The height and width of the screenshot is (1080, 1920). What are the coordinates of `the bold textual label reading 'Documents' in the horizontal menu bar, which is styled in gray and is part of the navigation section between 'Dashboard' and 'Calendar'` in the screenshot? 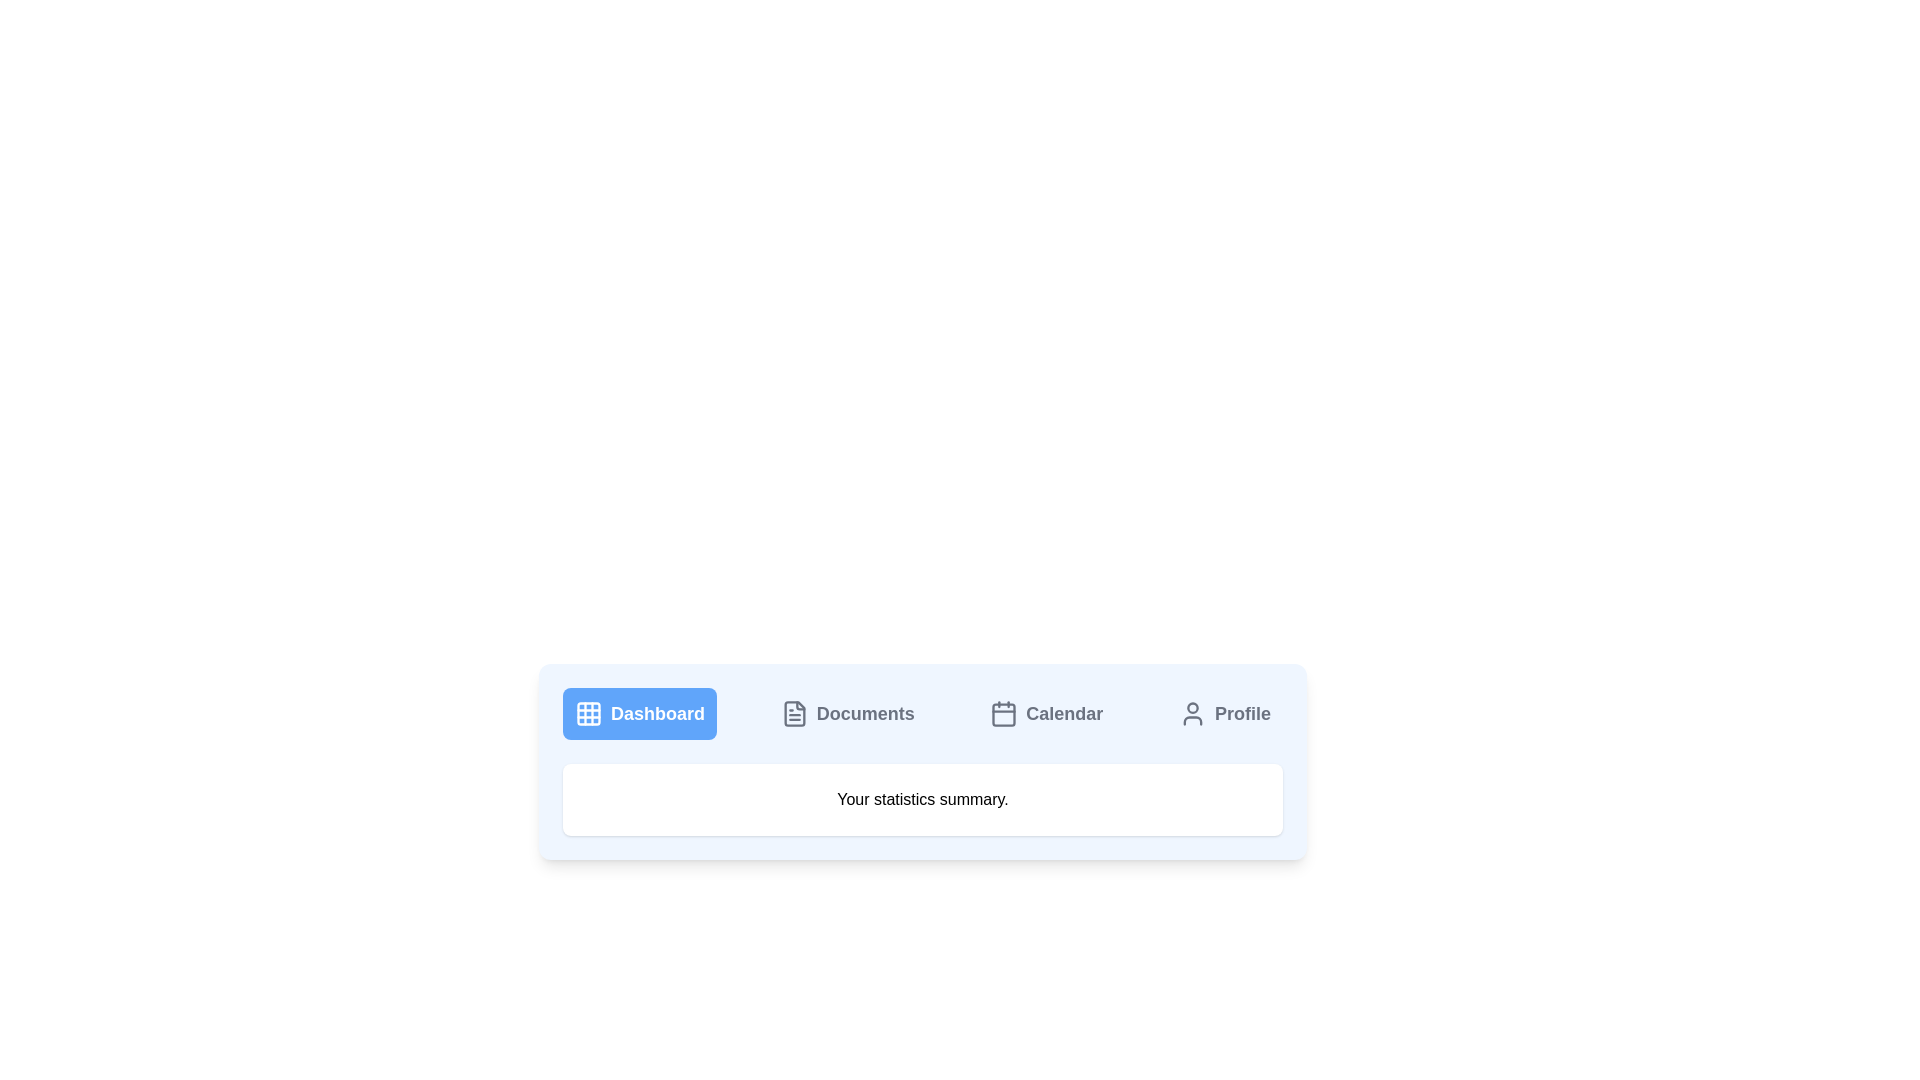 It's located at (865, 712).